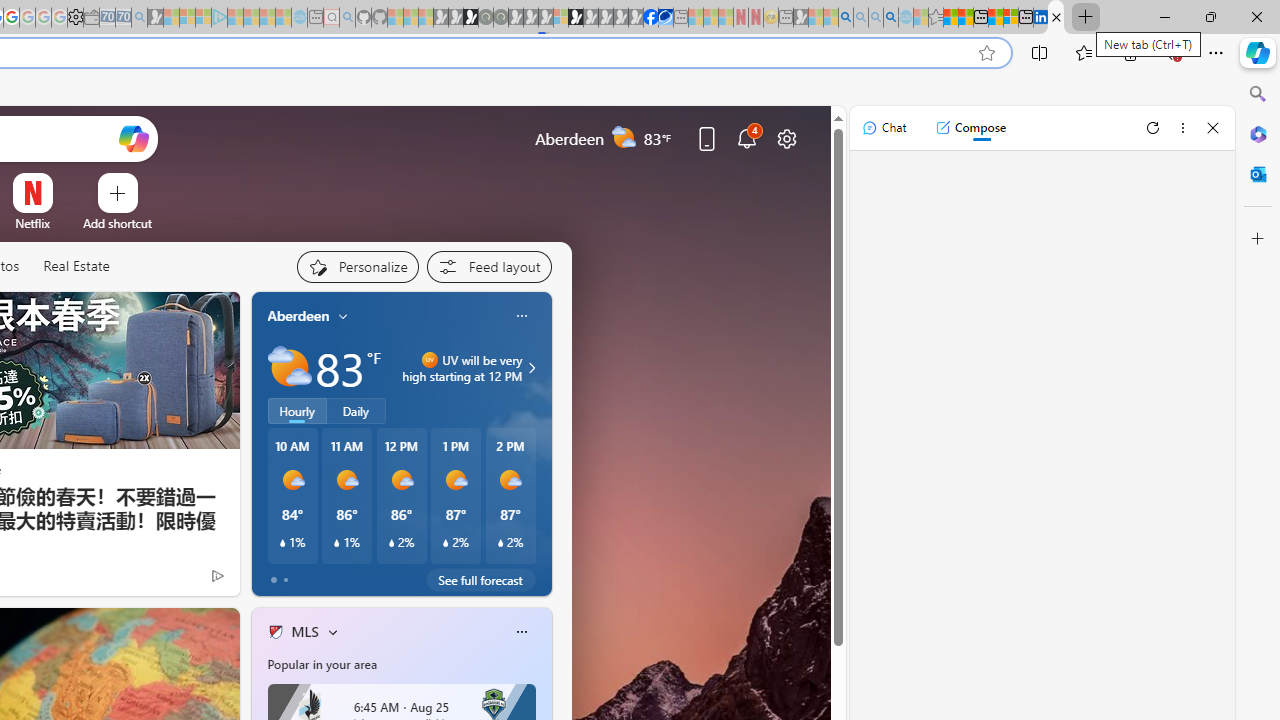 The width and height of the screenshot is (1280, 720). I want to click on 'Chat', so click(883, 128).